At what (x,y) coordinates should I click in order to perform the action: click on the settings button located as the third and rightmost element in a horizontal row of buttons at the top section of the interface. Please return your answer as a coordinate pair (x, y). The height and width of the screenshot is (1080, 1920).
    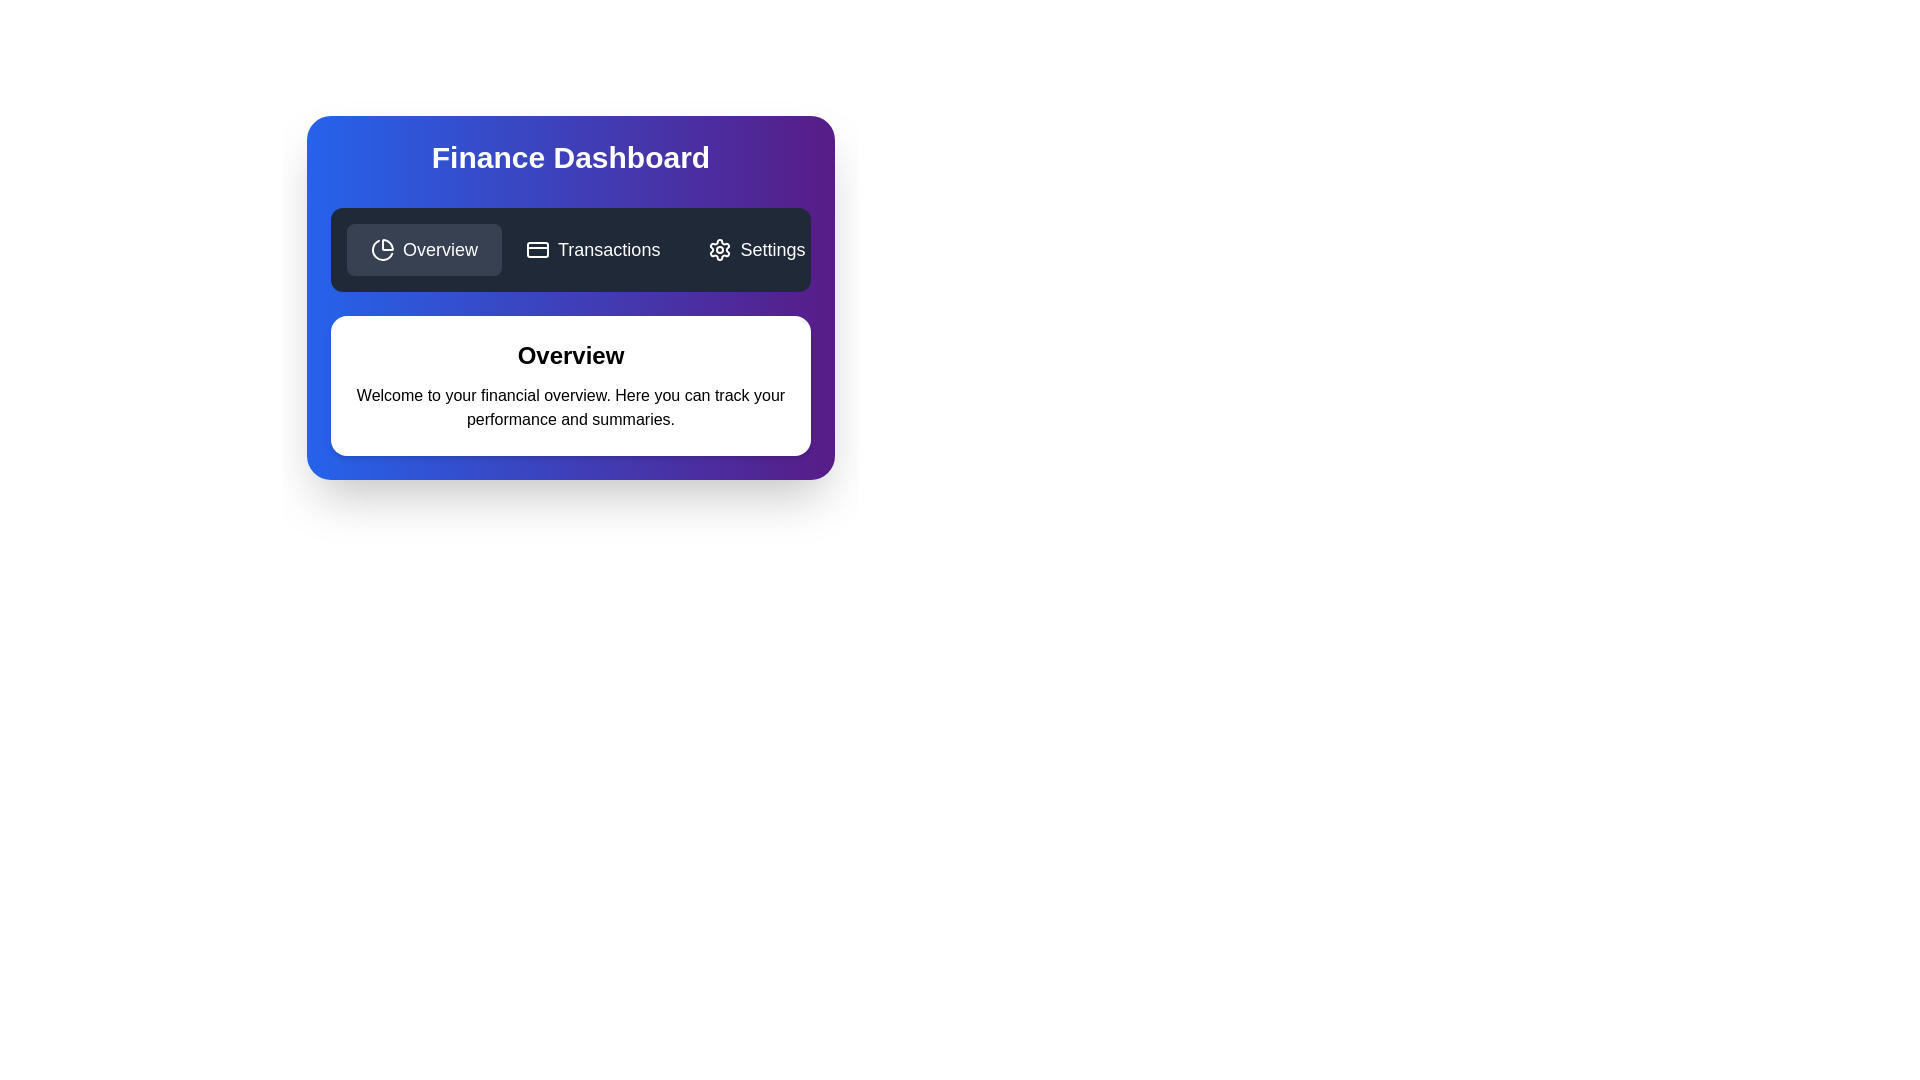
    Looking at the image, I should click on (755, 249).